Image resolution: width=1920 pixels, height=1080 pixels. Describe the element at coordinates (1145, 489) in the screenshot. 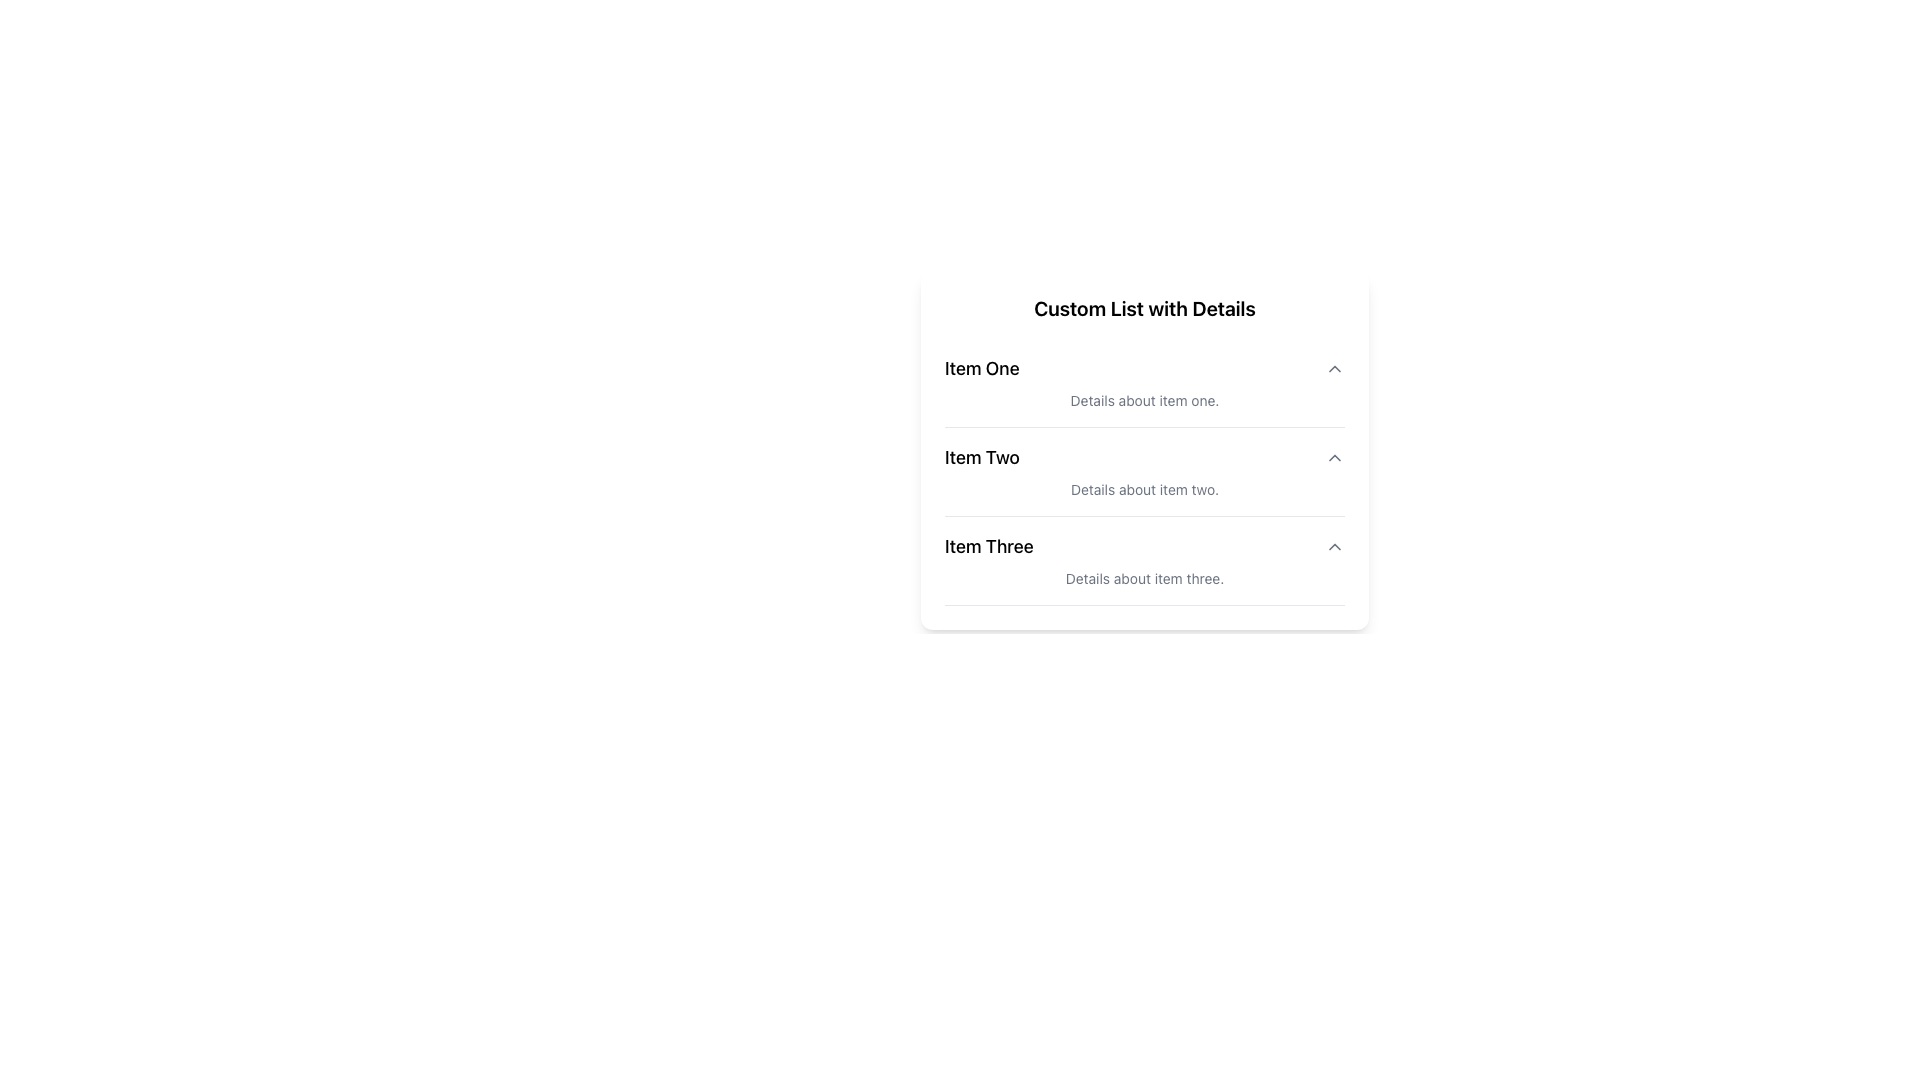

I see `the static text reading 'Details about item two.' which is styled with a small font size and light gray color, located beneath the bold text 'Item Two'` at that location.